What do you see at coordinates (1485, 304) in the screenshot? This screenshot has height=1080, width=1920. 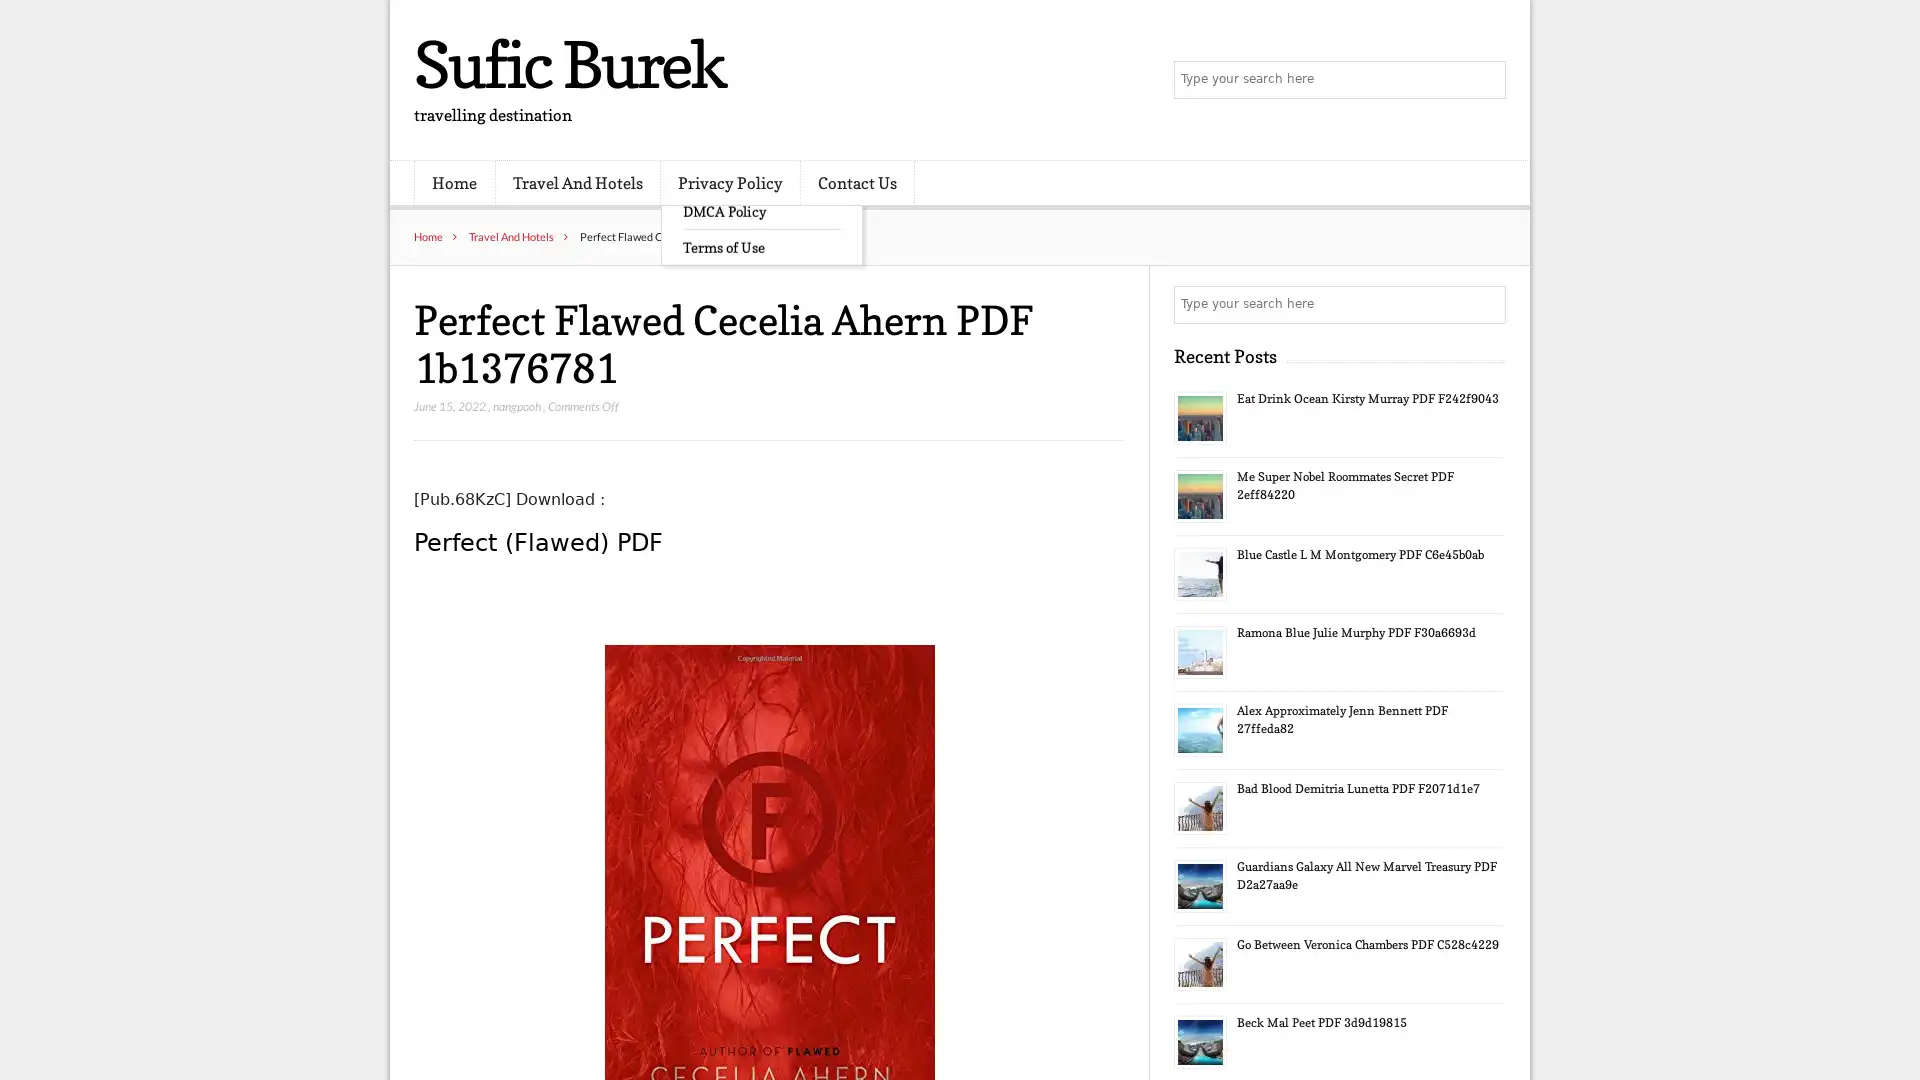 I see `Search` at bounding box center [1485, 304].